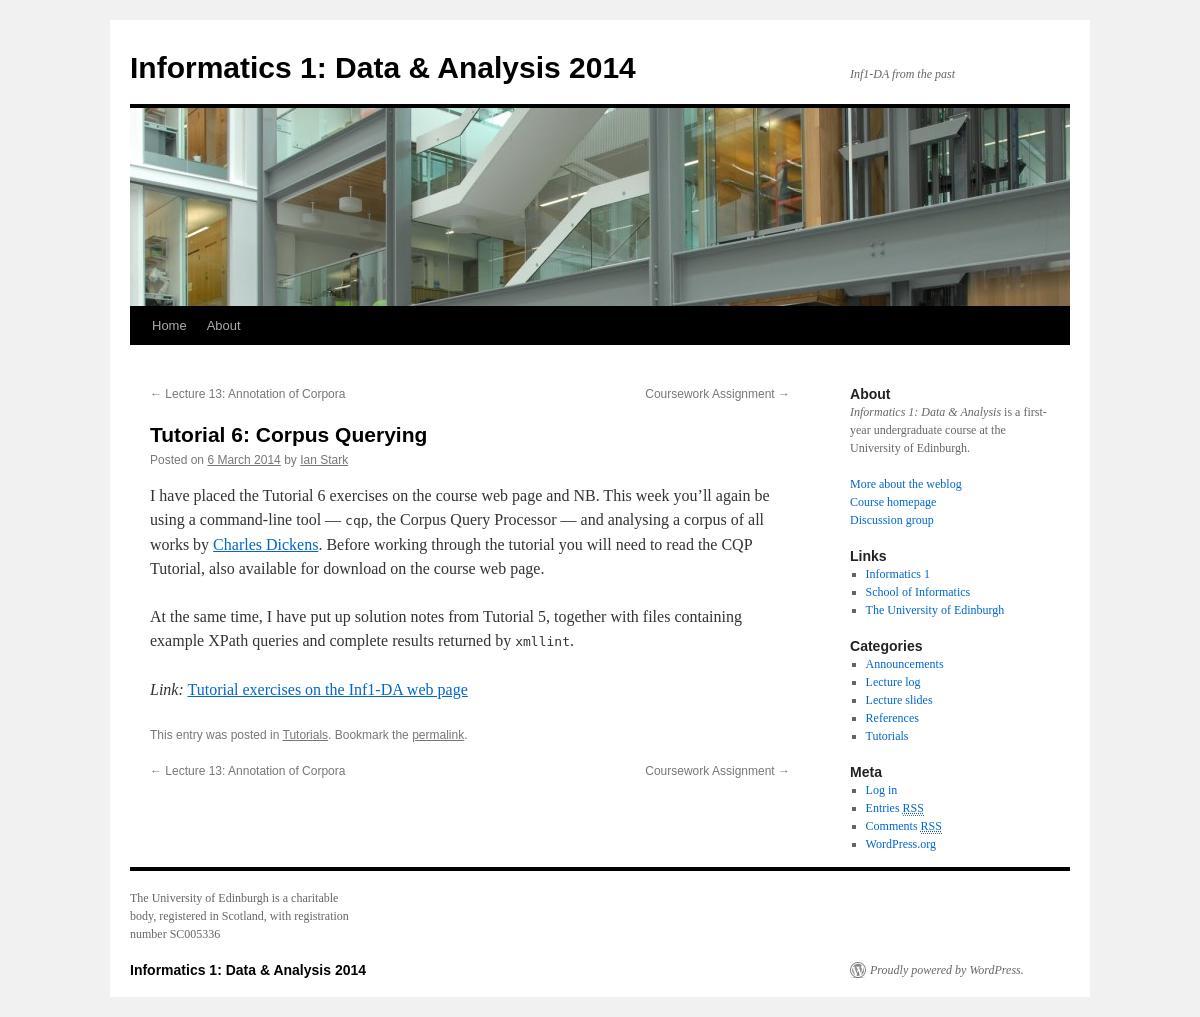 Image resolution: width=1200 pixels, height=1017 pixels. What do you see at coordinates (327, 733) in the screenshot?
I see `'. Bookmark the'` at bounding box center [327, 733].